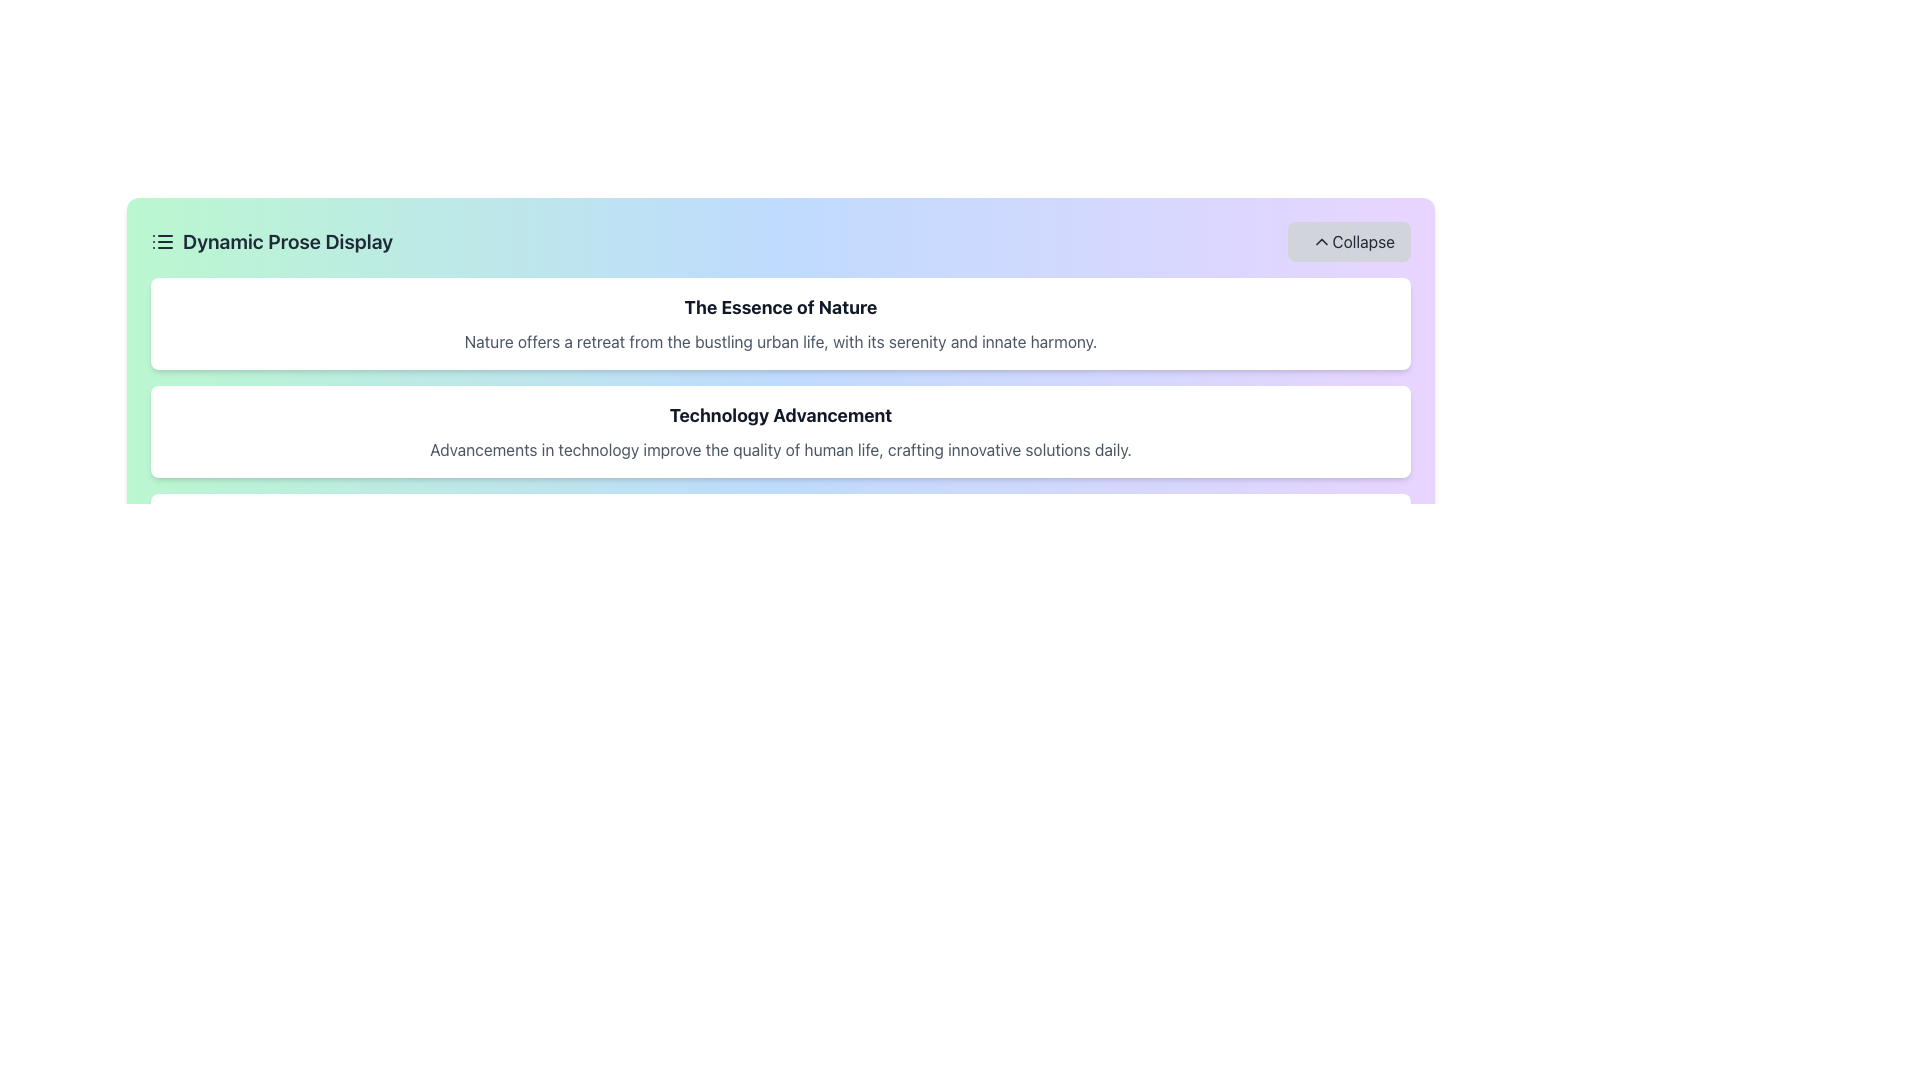 The width and height of the screenshot is (1920, 1080). Describe the element at coordinates (271, 241) in the screenshot. I see `text of the Text Label located at the top left corner under a gradient background, adjacent to a list icon` at that location.